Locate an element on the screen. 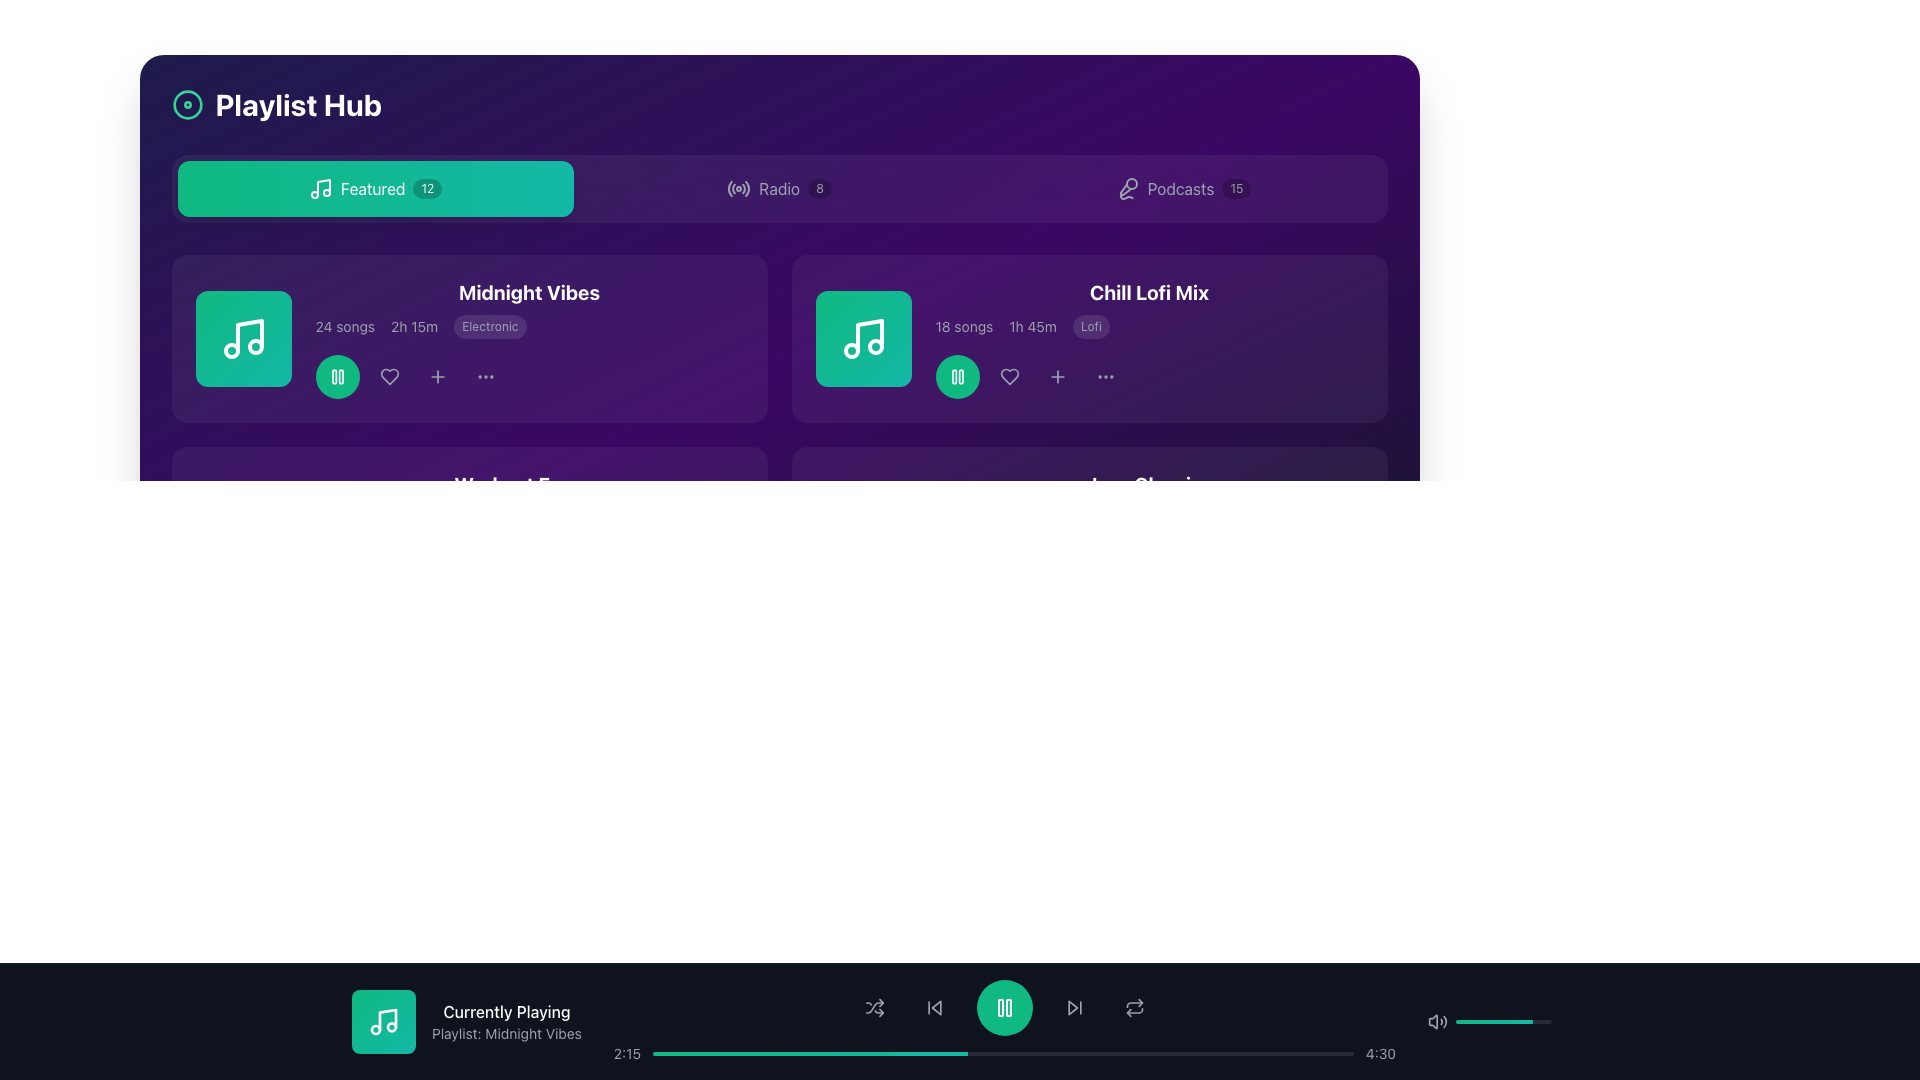 The height and width of the screenshot is (1080, 1920). the playback status text label located in the footer toolbar, positioned to the right of the playlist icon is located at coordinates (506, 1011).